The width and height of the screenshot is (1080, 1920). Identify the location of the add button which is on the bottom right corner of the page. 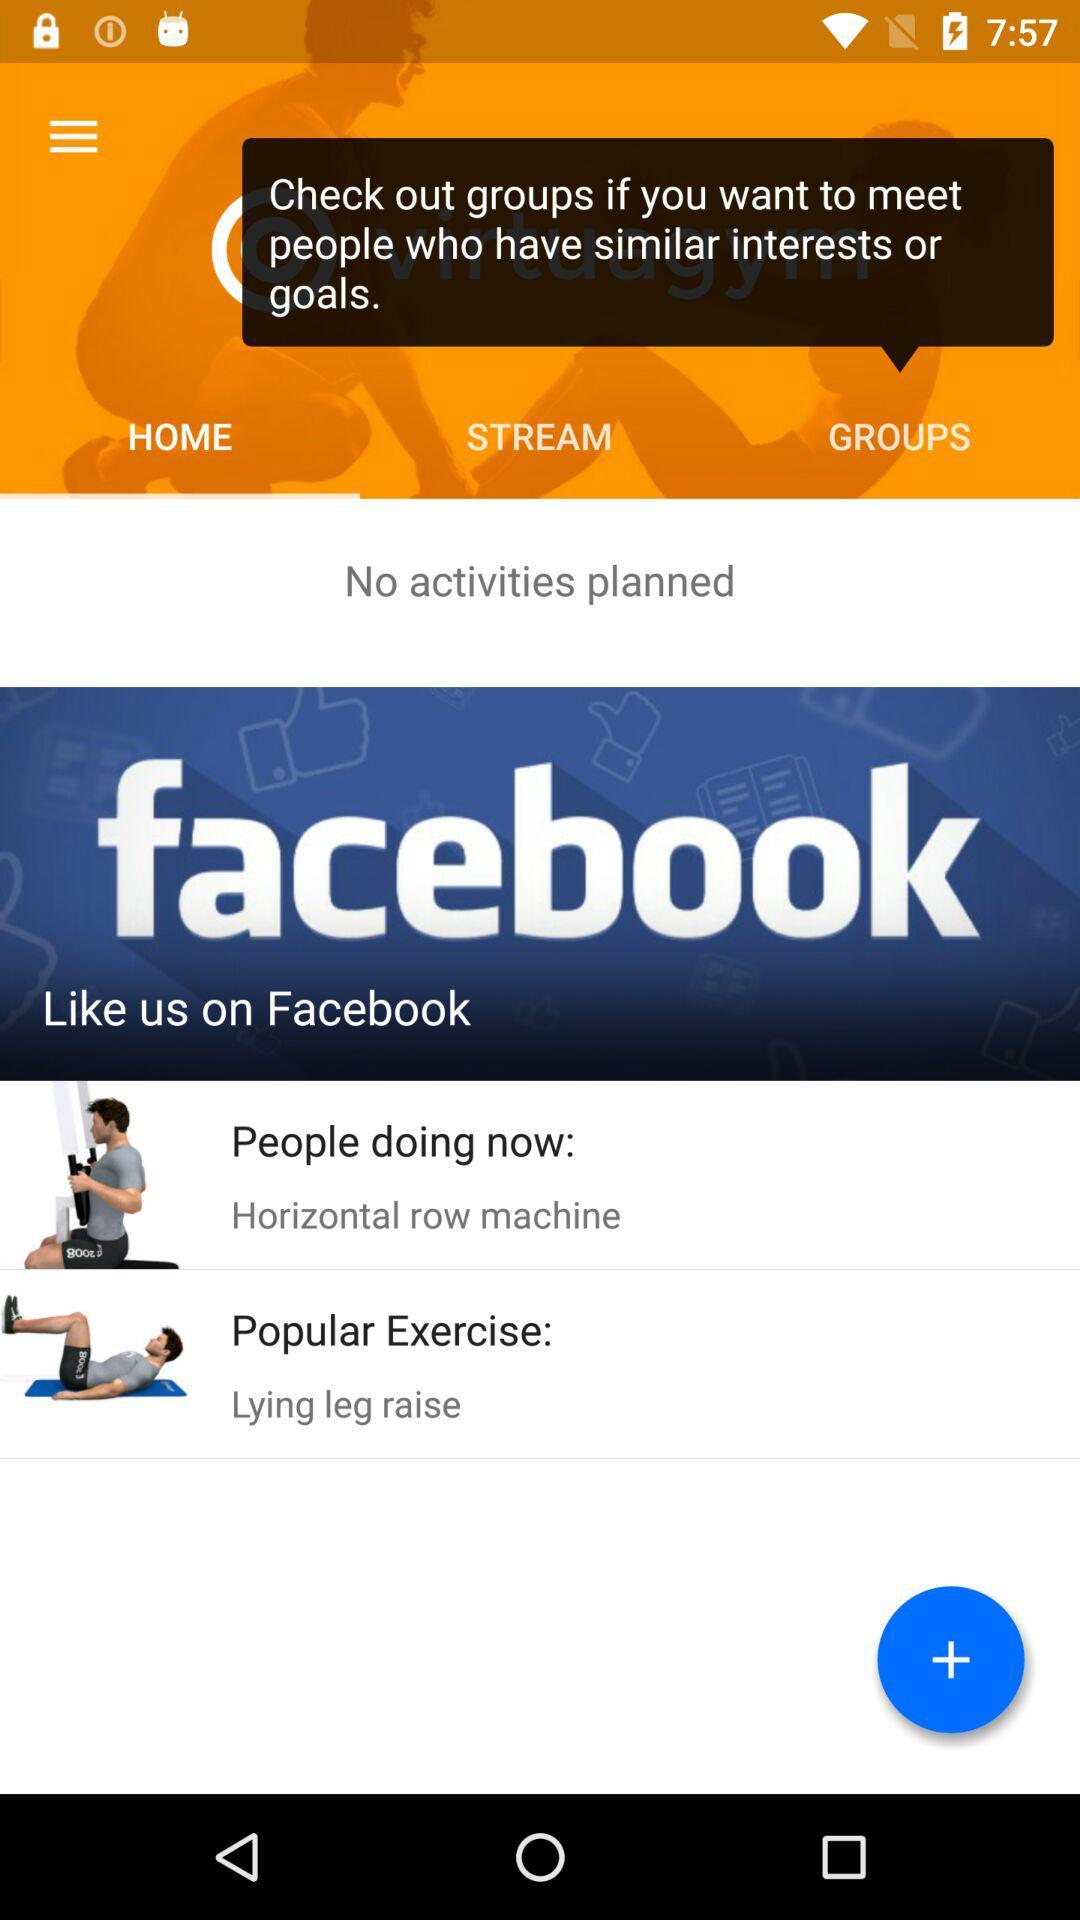
(950, 1659).